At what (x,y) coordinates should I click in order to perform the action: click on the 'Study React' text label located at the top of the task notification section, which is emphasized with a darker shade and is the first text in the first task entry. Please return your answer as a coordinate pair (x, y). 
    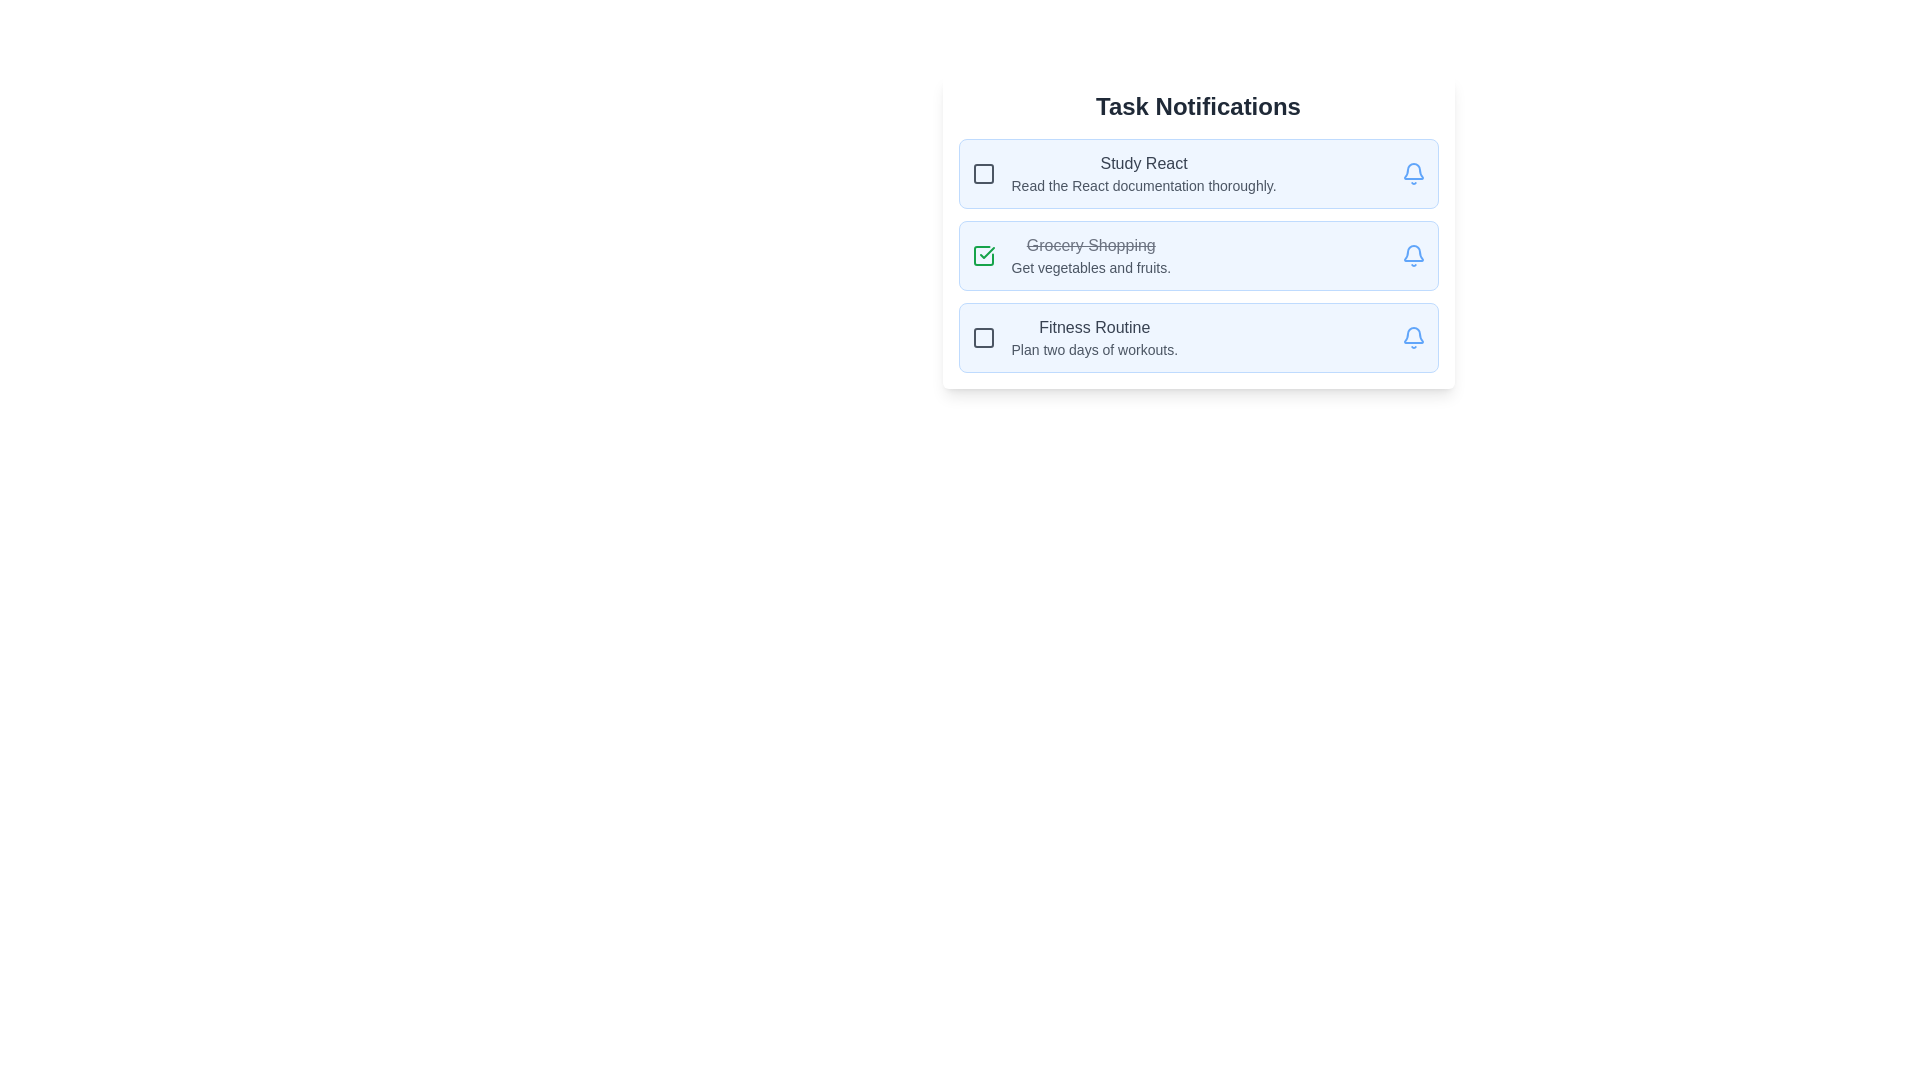
    Looking at the image, I should click on (1144, 163).